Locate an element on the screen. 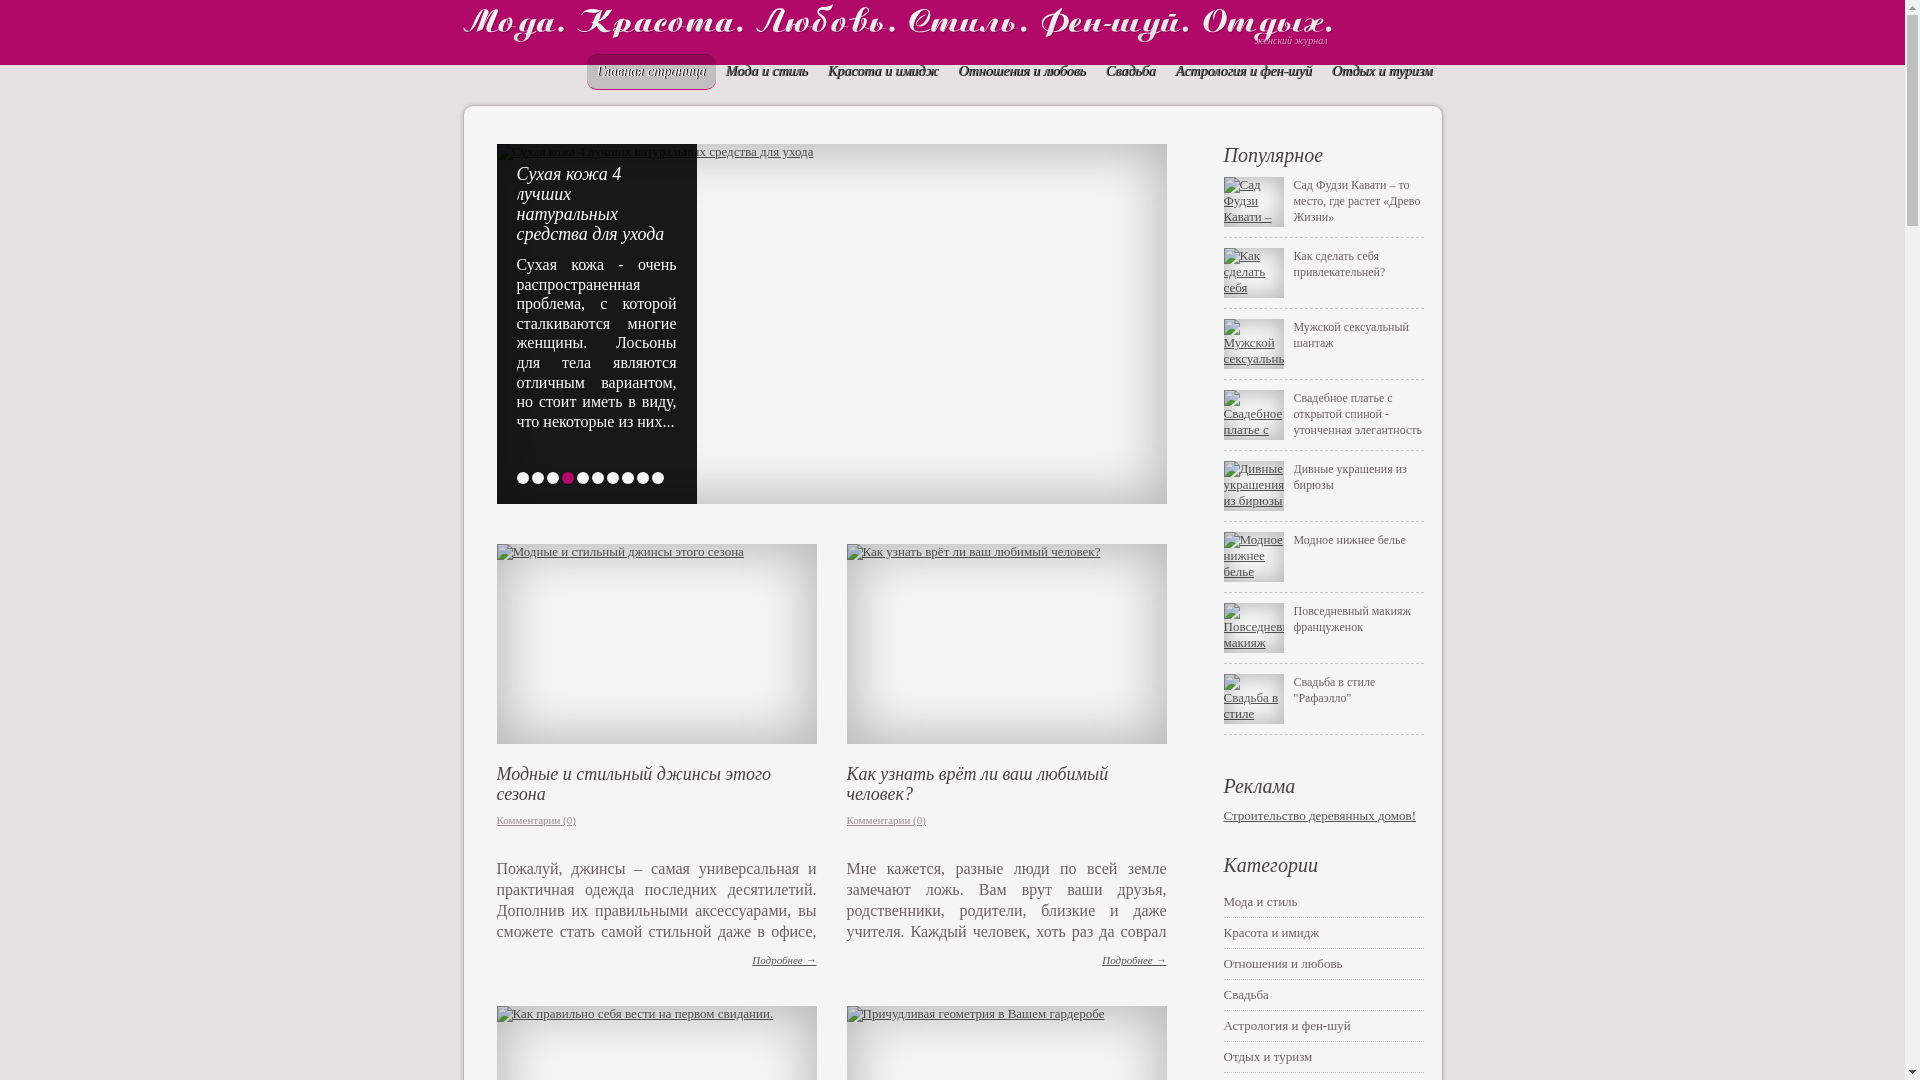 Image resolution: width=1920 pixels, height=1080 pixels. '9' is located at coordinates (642, 478).